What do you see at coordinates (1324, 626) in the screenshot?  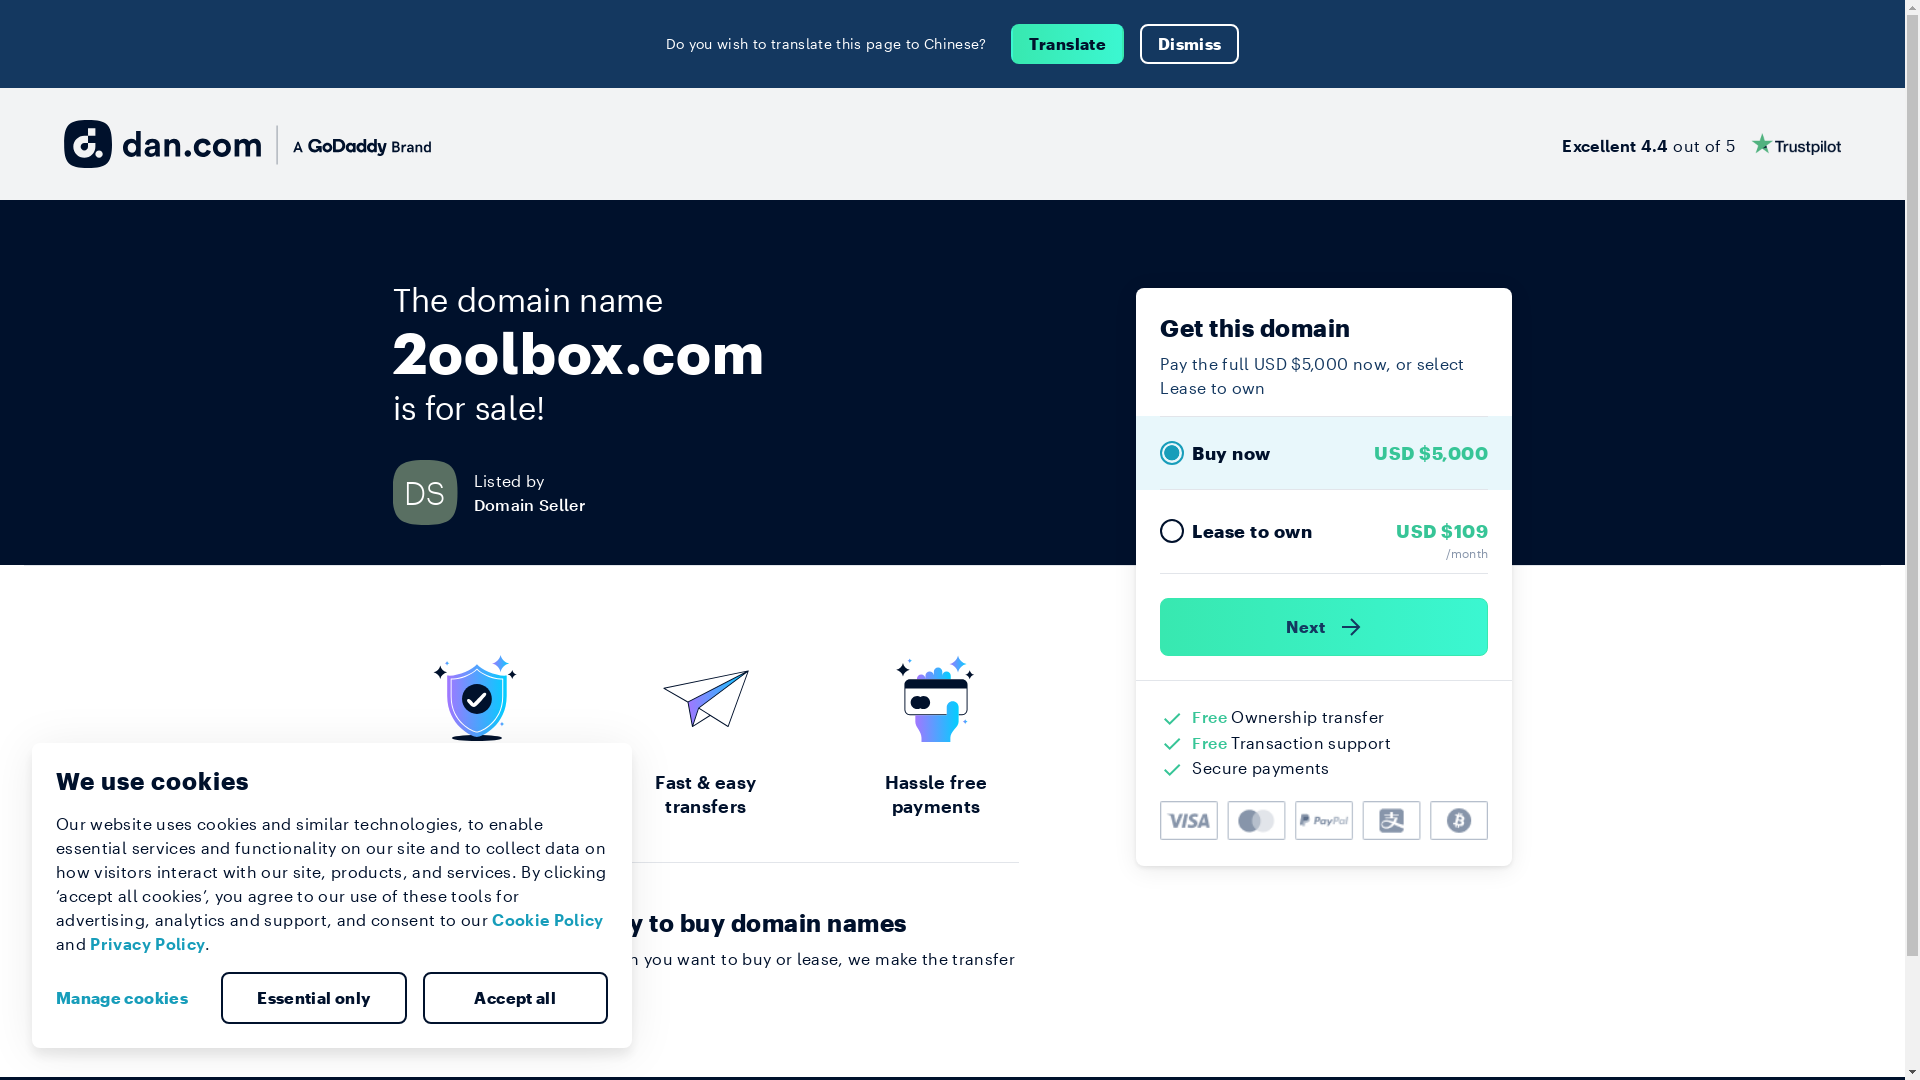 I see `'Next` at bounding box center [1324, 626].